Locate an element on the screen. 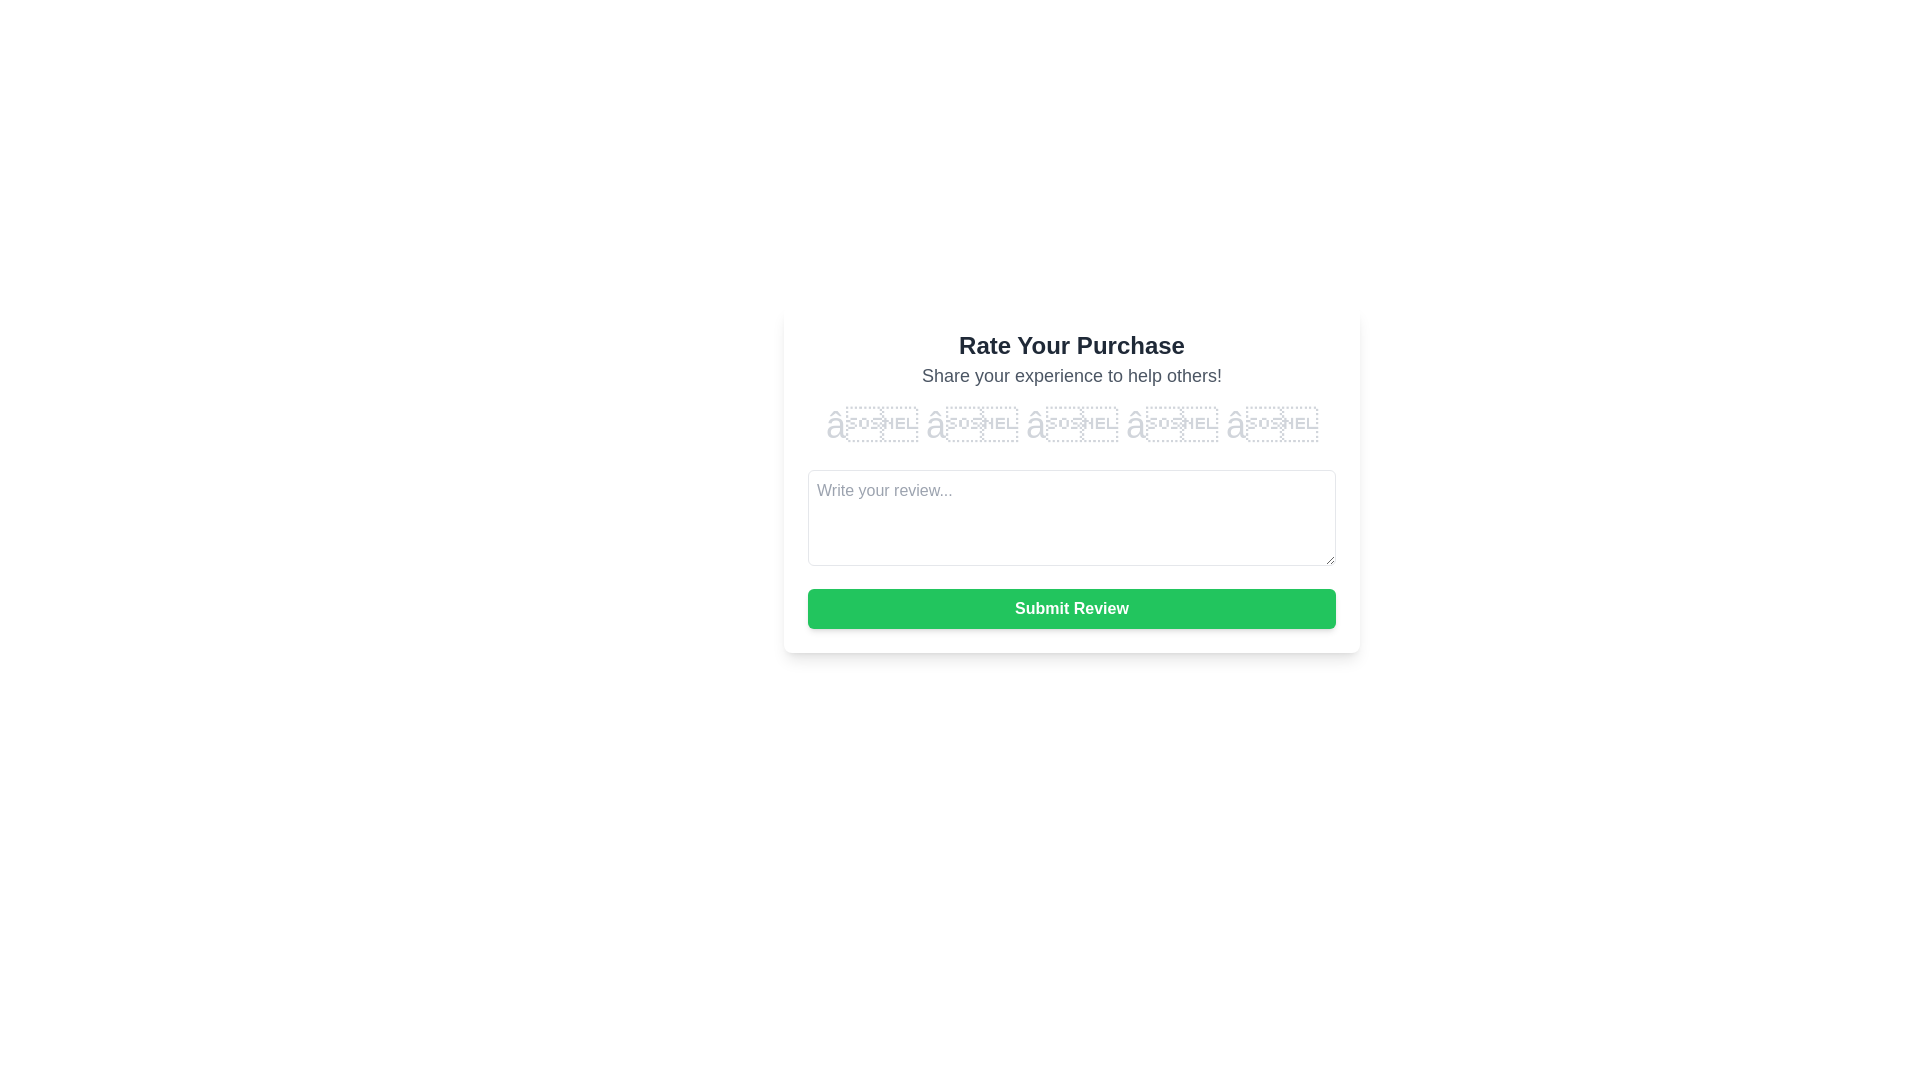  the rating to 5 stars by clicking on the corresponding star is located at coordinates (1271, 424).